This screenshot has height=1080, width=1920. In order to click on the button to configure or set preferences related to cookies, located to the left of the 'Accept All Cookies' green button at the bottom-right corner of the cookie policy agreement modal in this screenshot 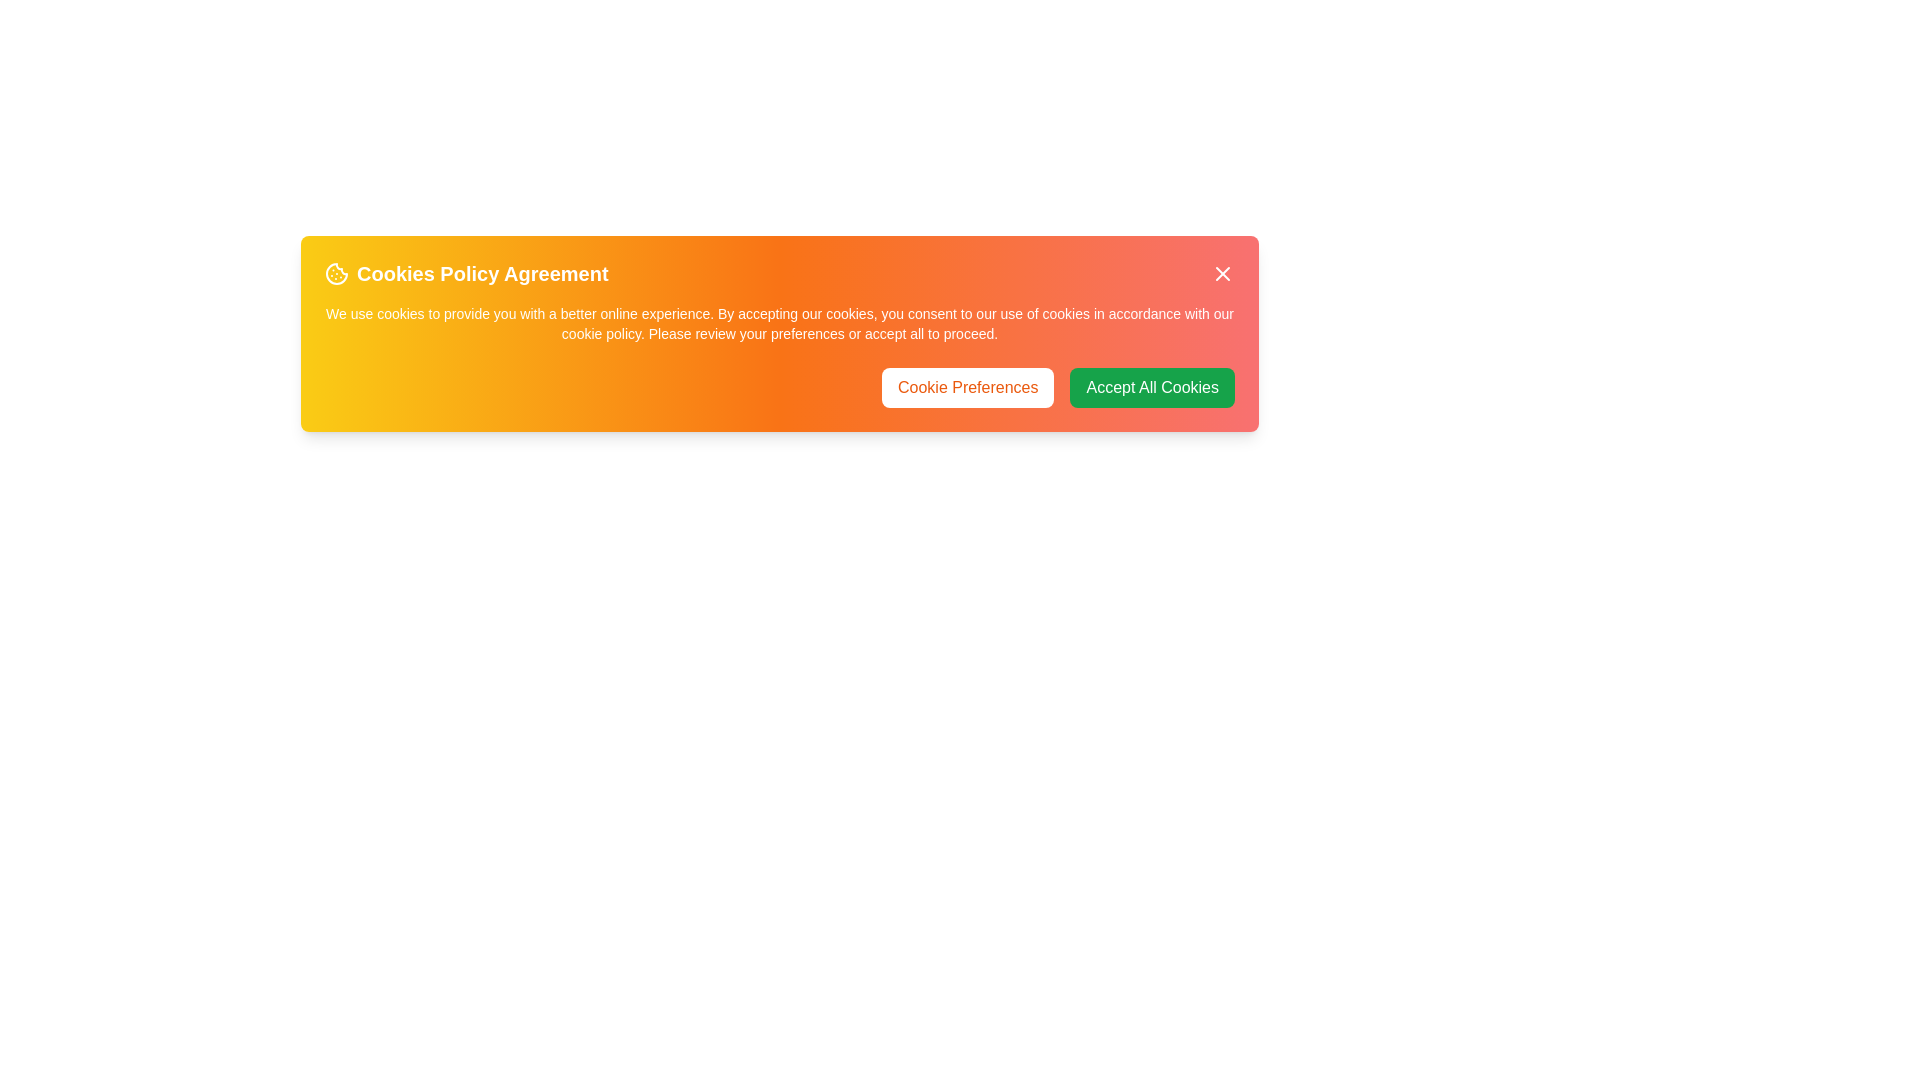, I will do `click(968, 388)`.